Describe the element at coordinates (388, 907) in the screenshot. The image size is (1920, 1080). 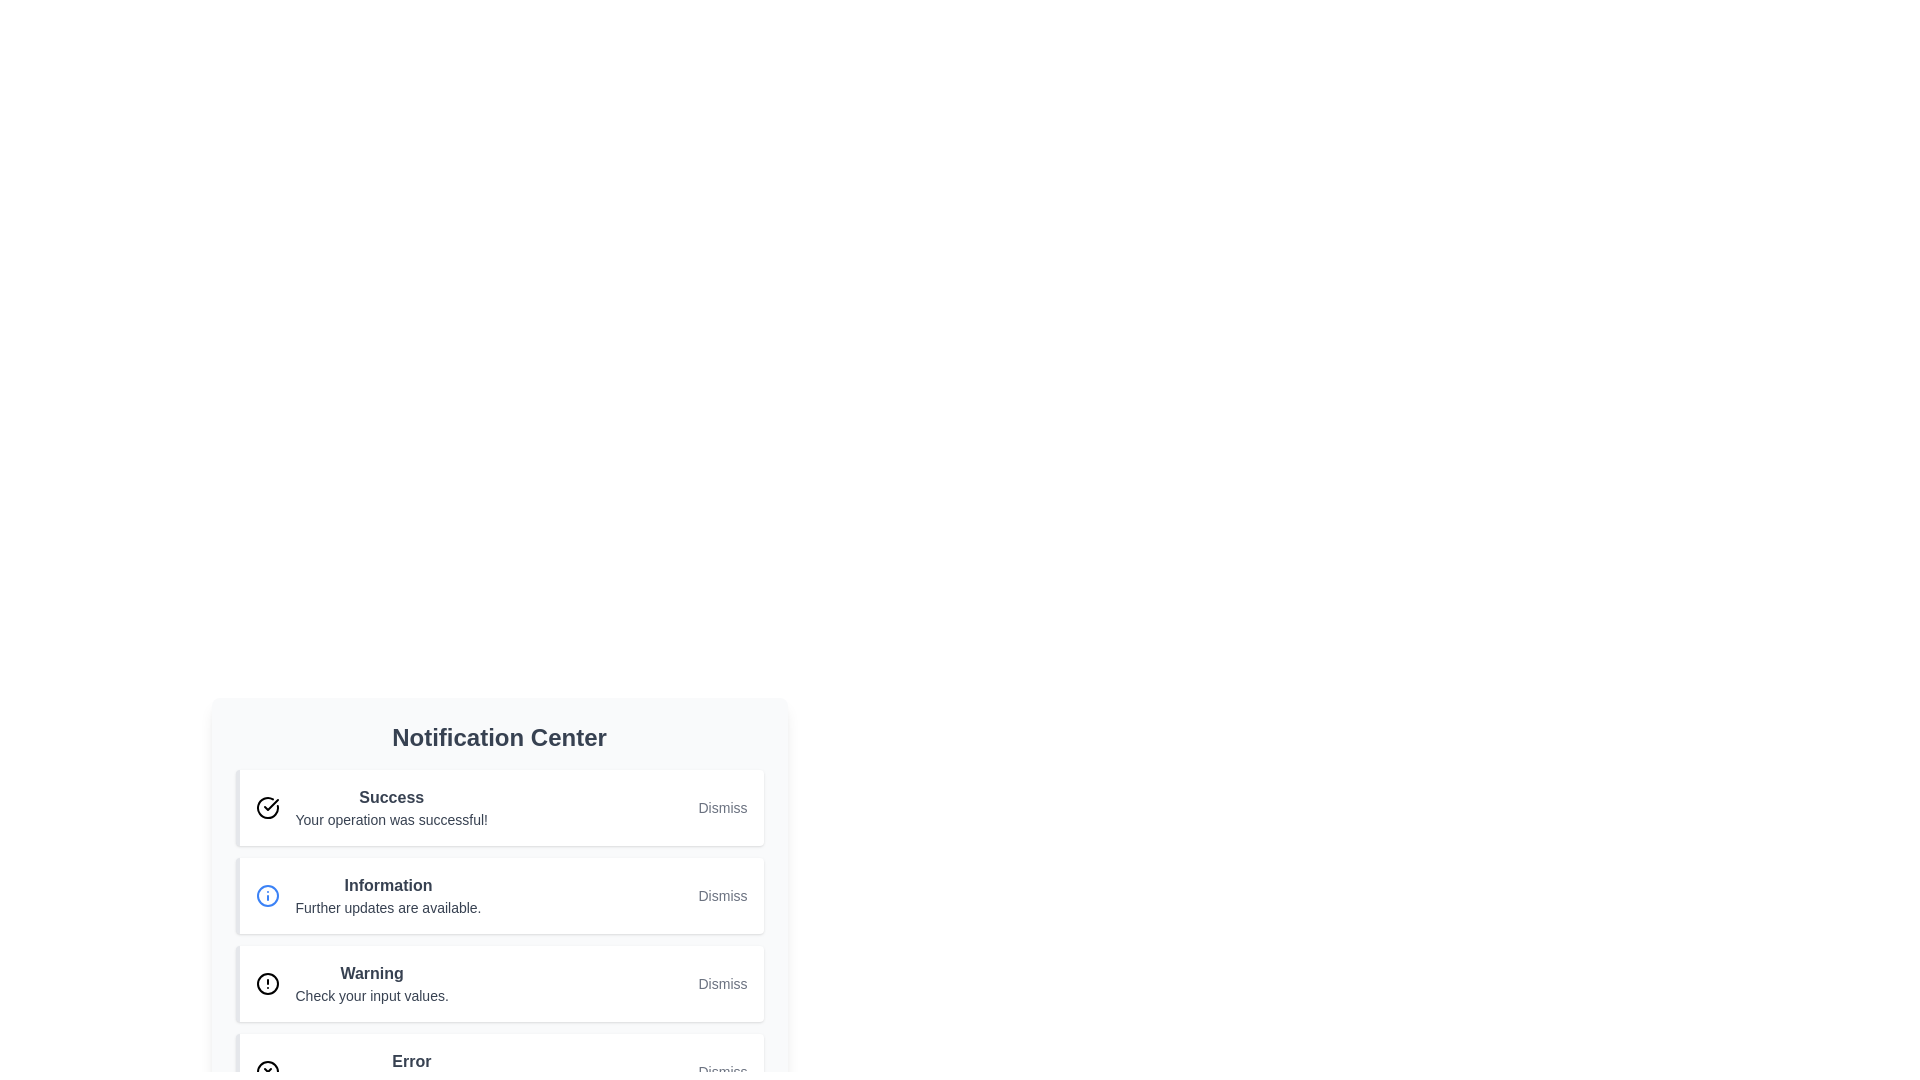
I see `the static text element displaying the message 'Further updates are available.' located within the 'Information' notification box` at that location.